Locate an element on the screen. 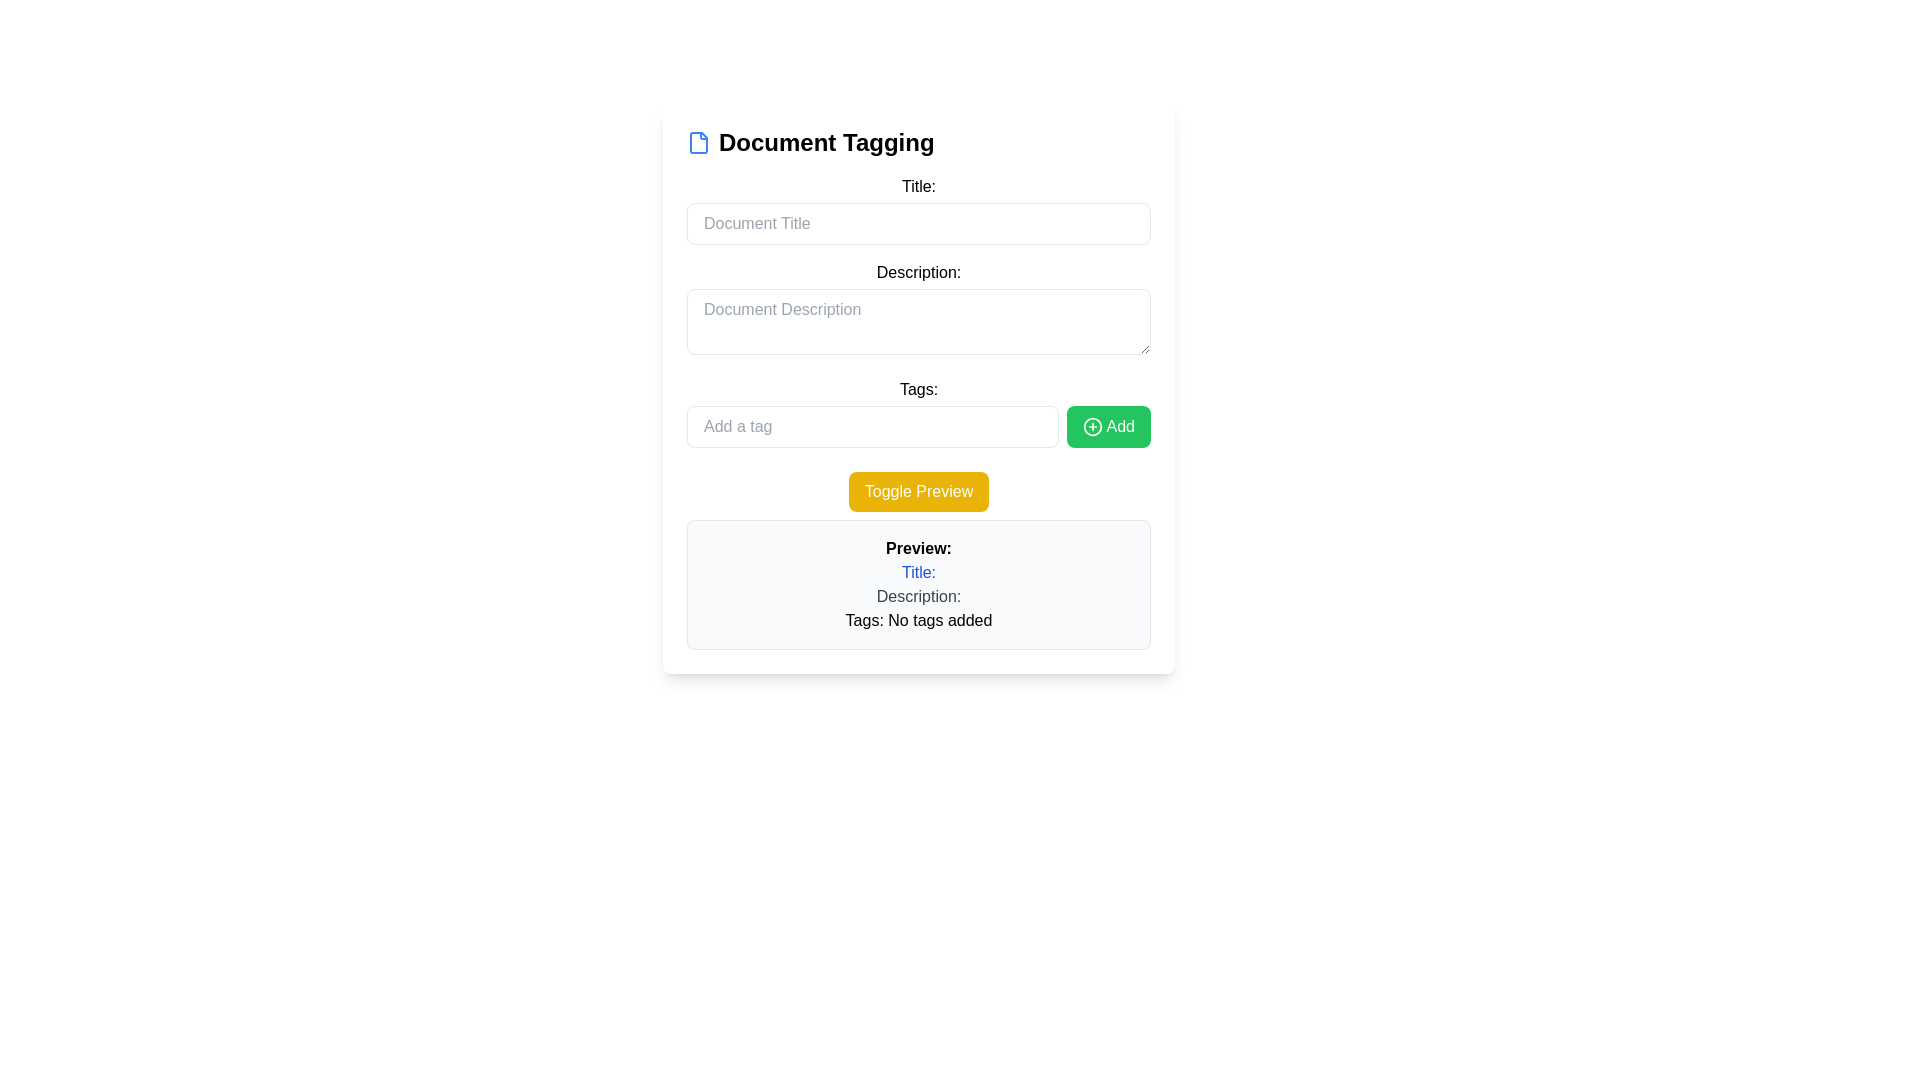  the static text label that identifies the title within the 'Preview' section, located below the 'Preview:' text and above the 'Description:' text is located at coordinates (917, 573).